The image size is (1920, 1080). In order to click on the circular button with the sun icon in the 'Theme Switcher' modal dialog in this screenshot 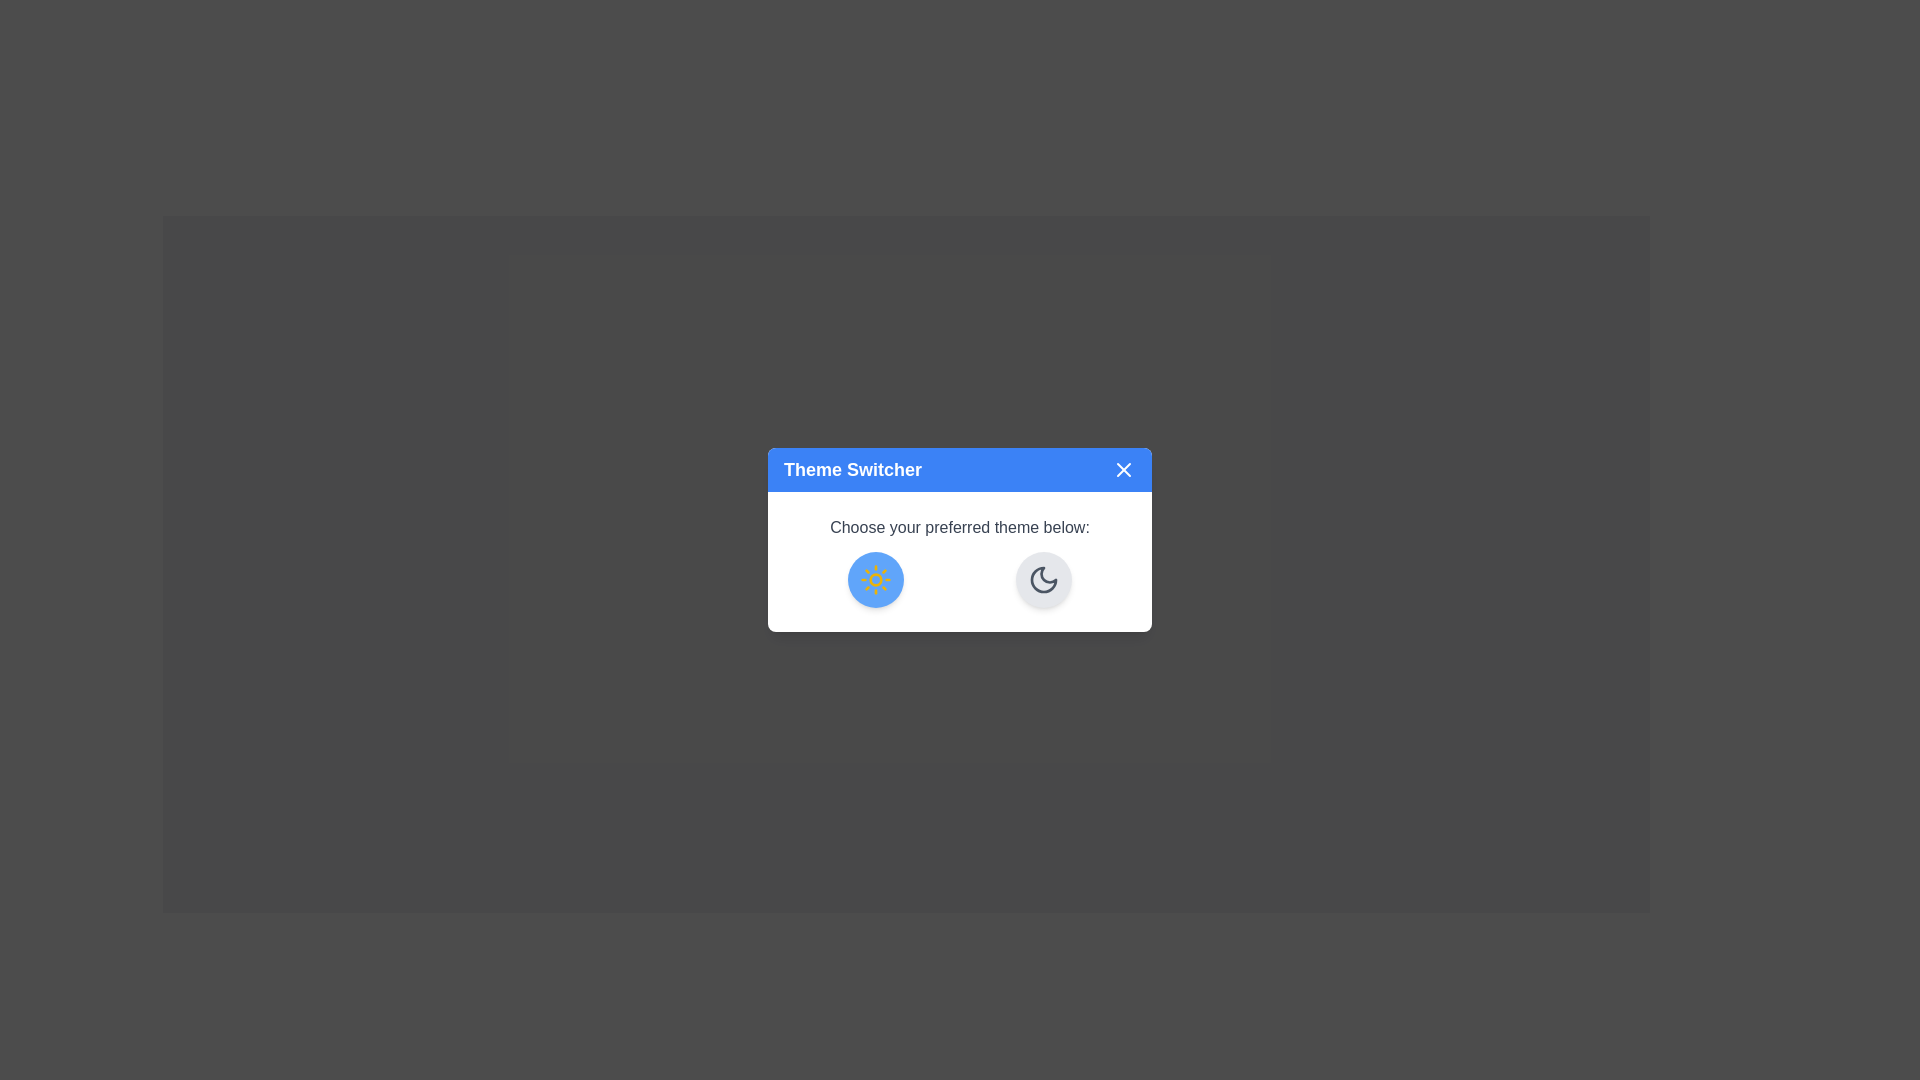, I will do `click(960, 540)`.